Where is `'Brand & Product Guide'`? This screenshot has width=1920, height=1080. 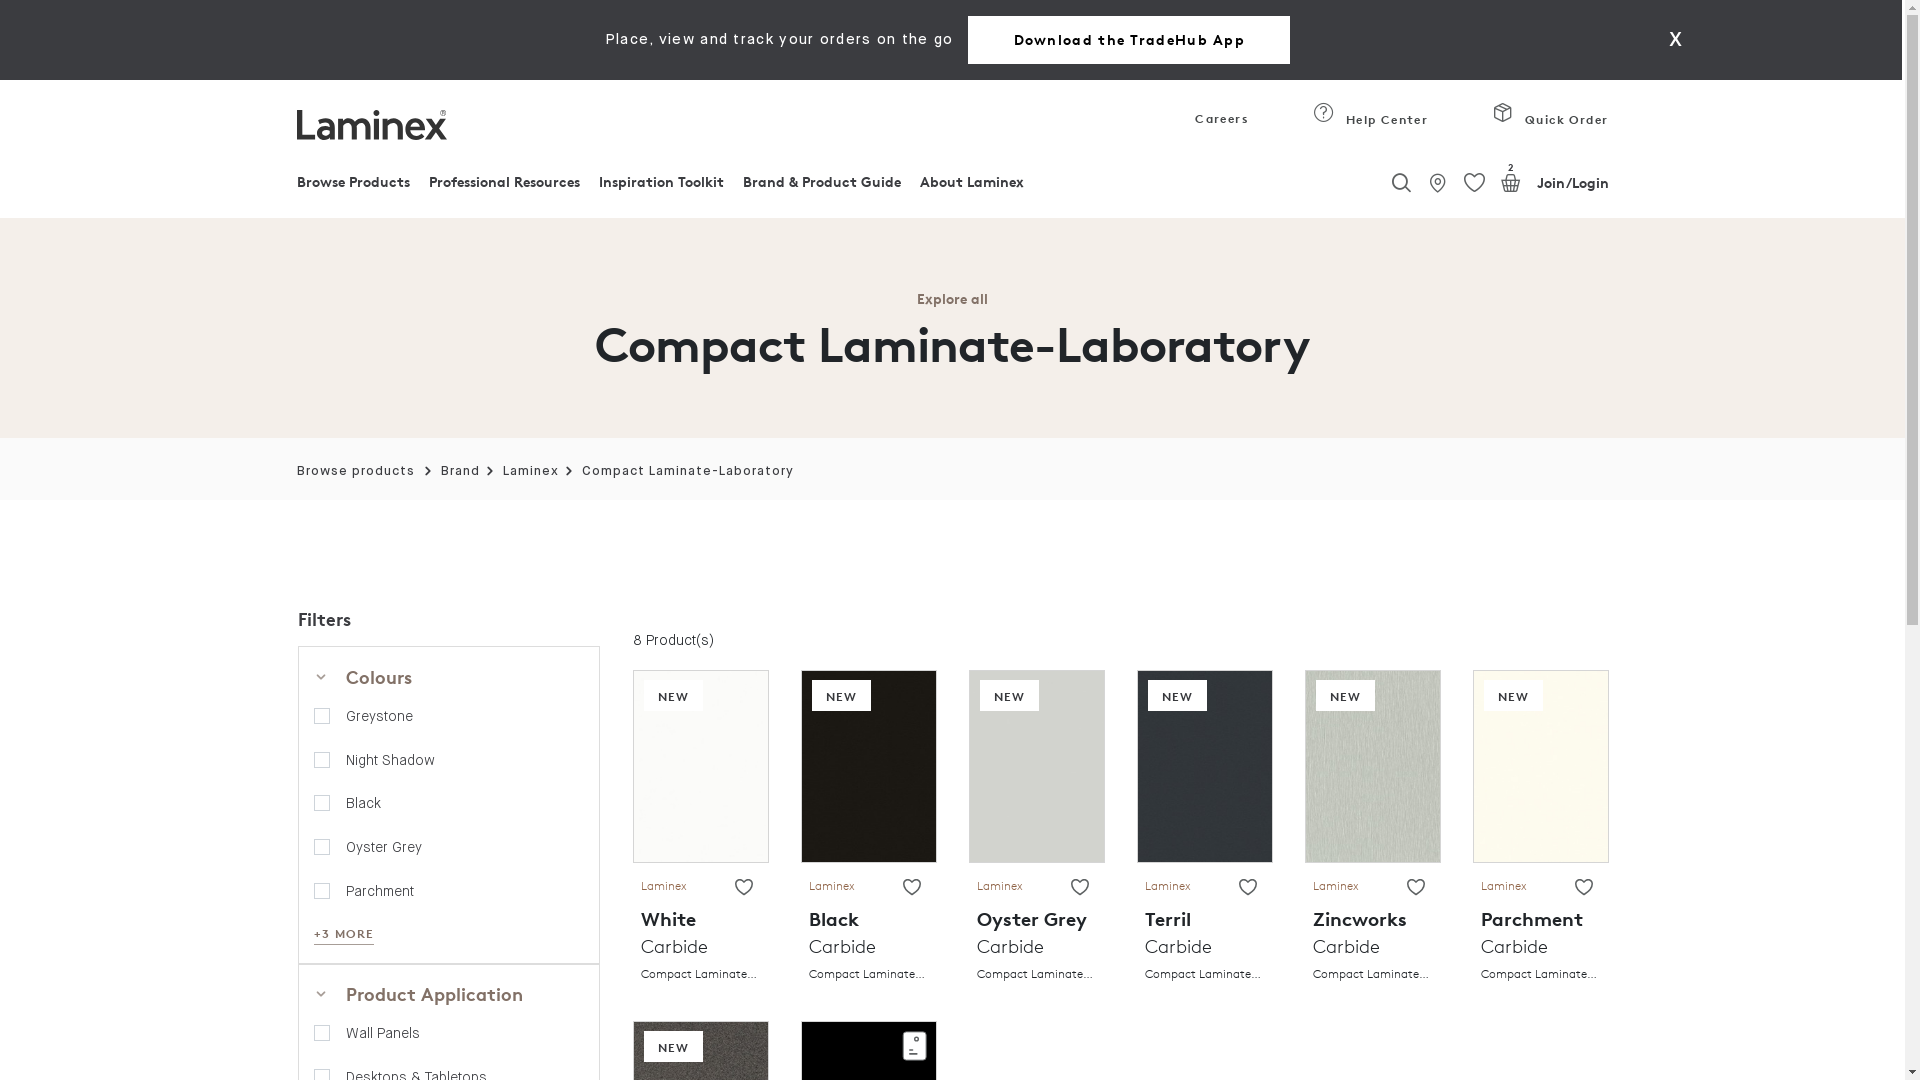 'Brand & Product Guide' is located at coordinates (742, 186).